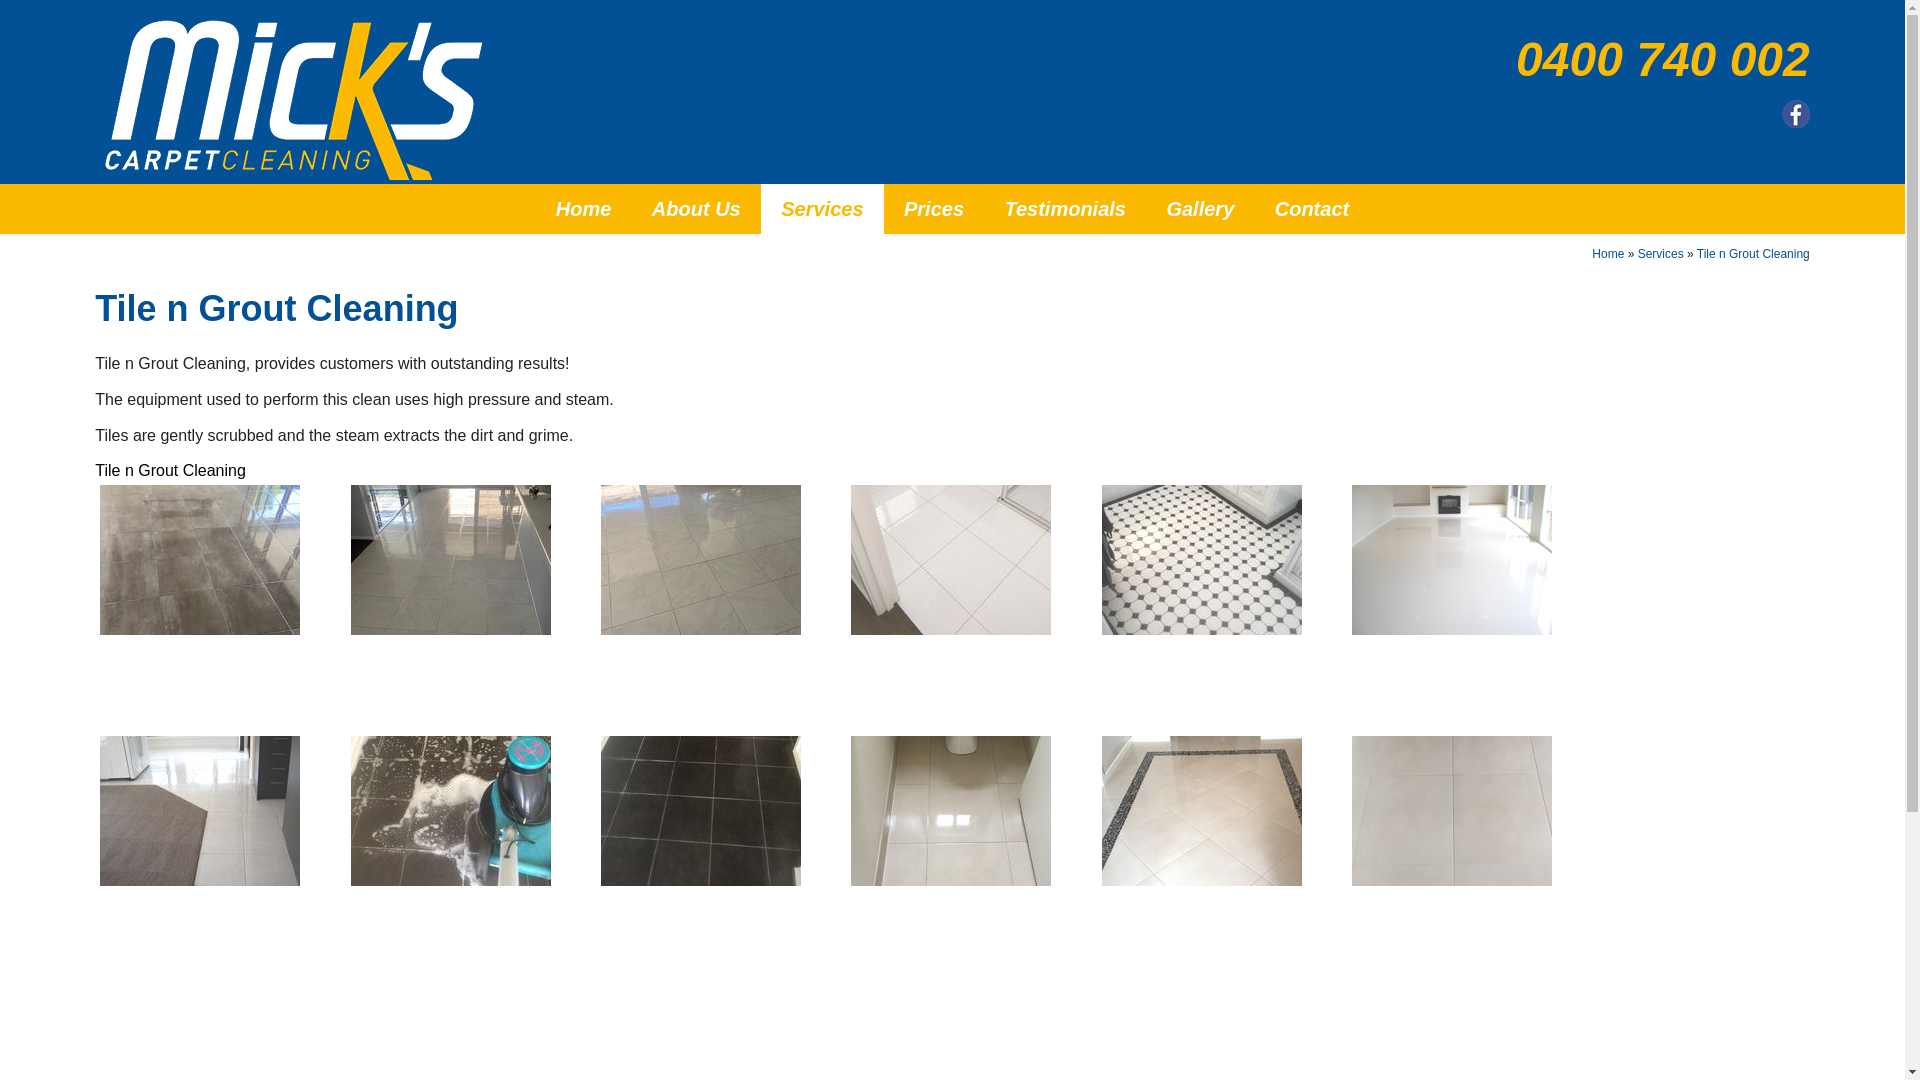 The height and width of the screenshot is (1080, 1920). Describe the element at coordinates (1660, 253) in the screenshot. I see `'Services'` at that location.